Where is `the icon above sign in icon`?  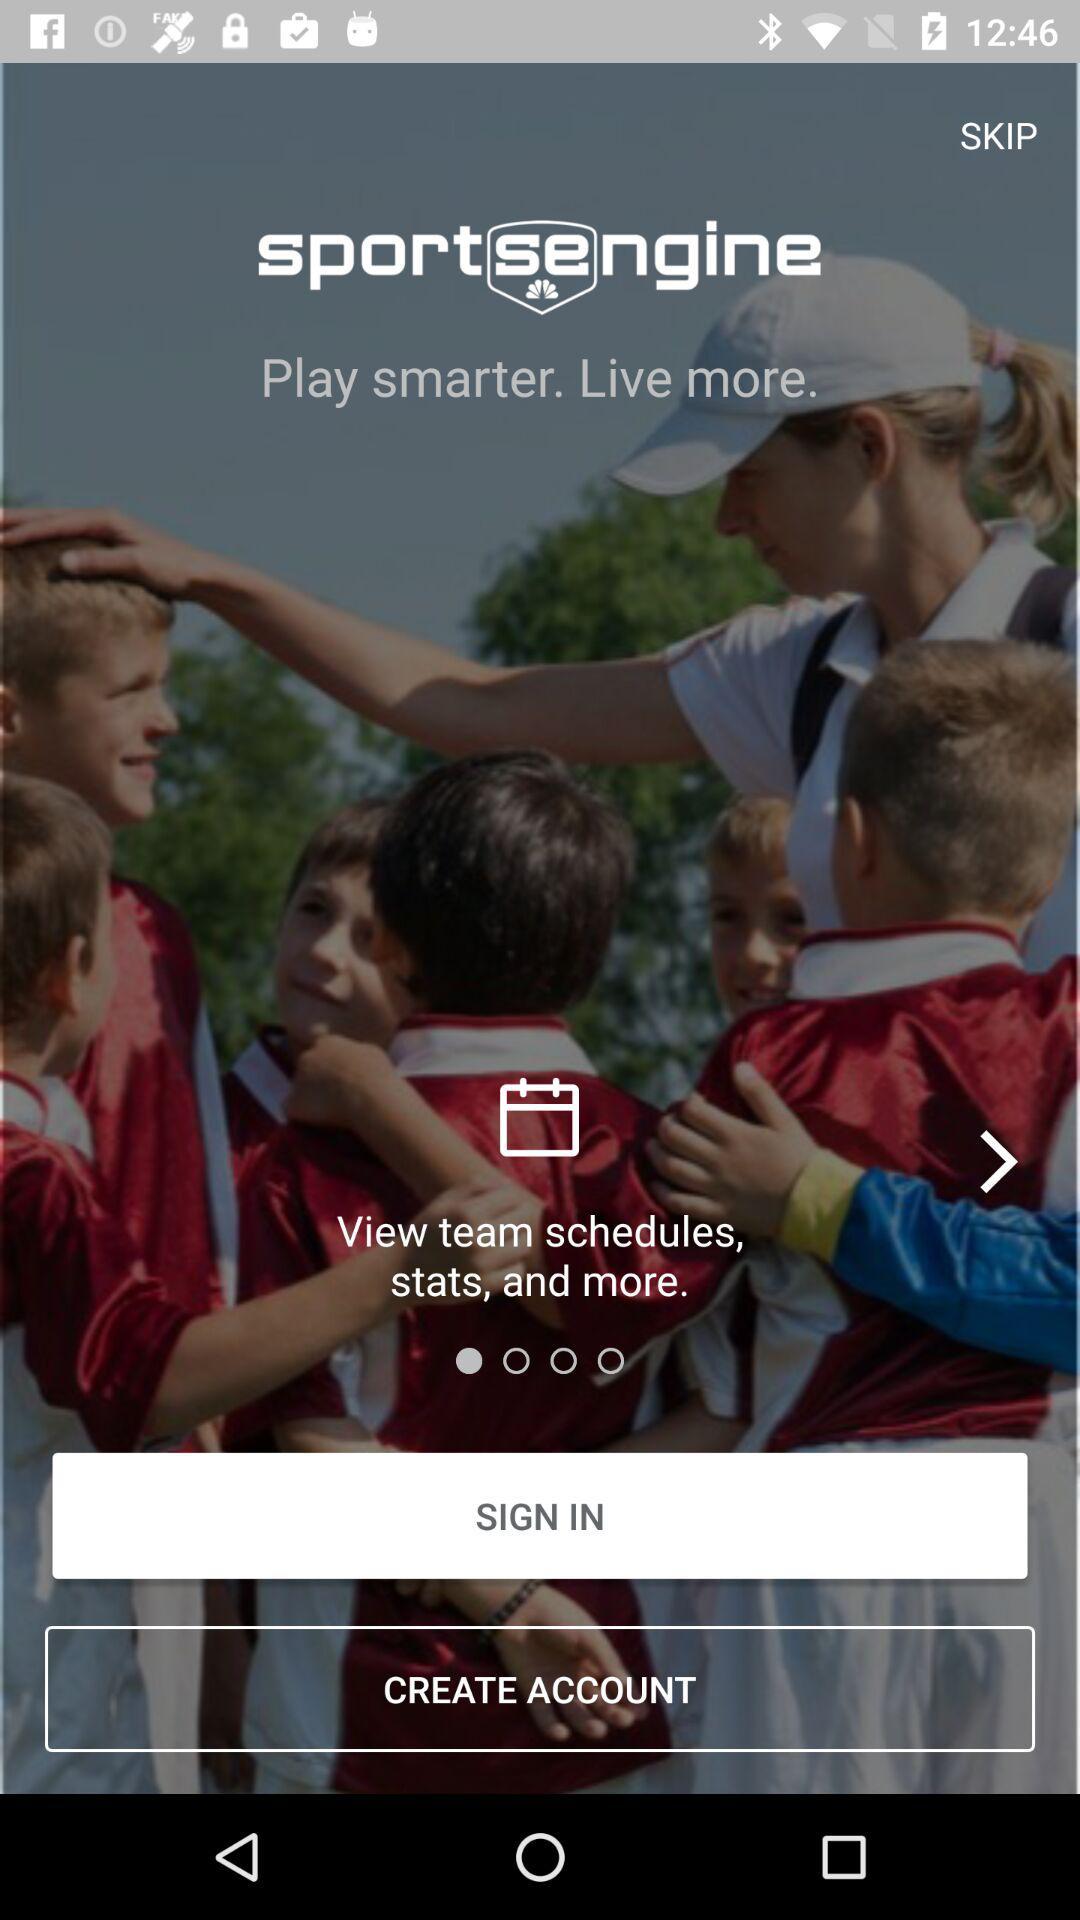
the icon above sign in icon is located at coordinates (1001, 1161).